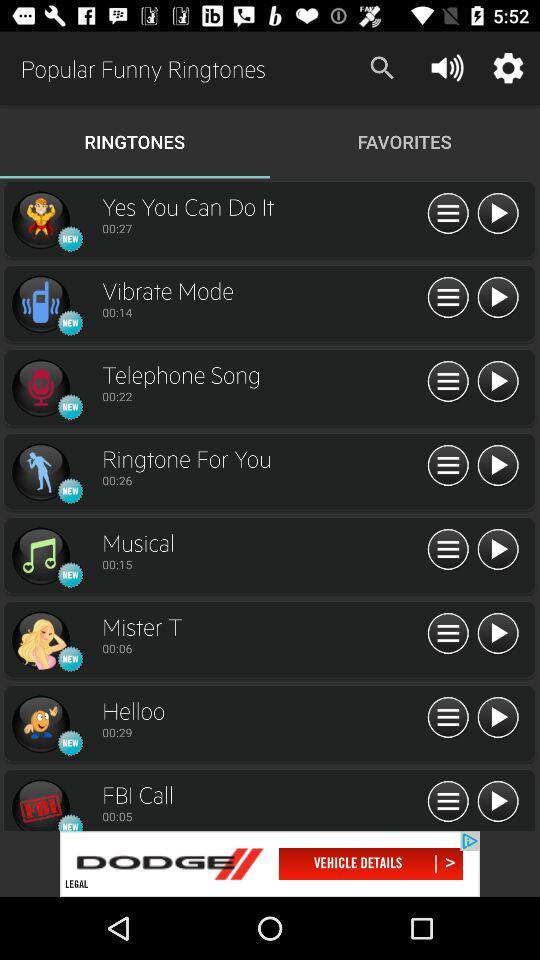  What do you see at coordinates (496, 214) in the screenshot?
I see `ringtone play button` at bounding box center [496, 214].